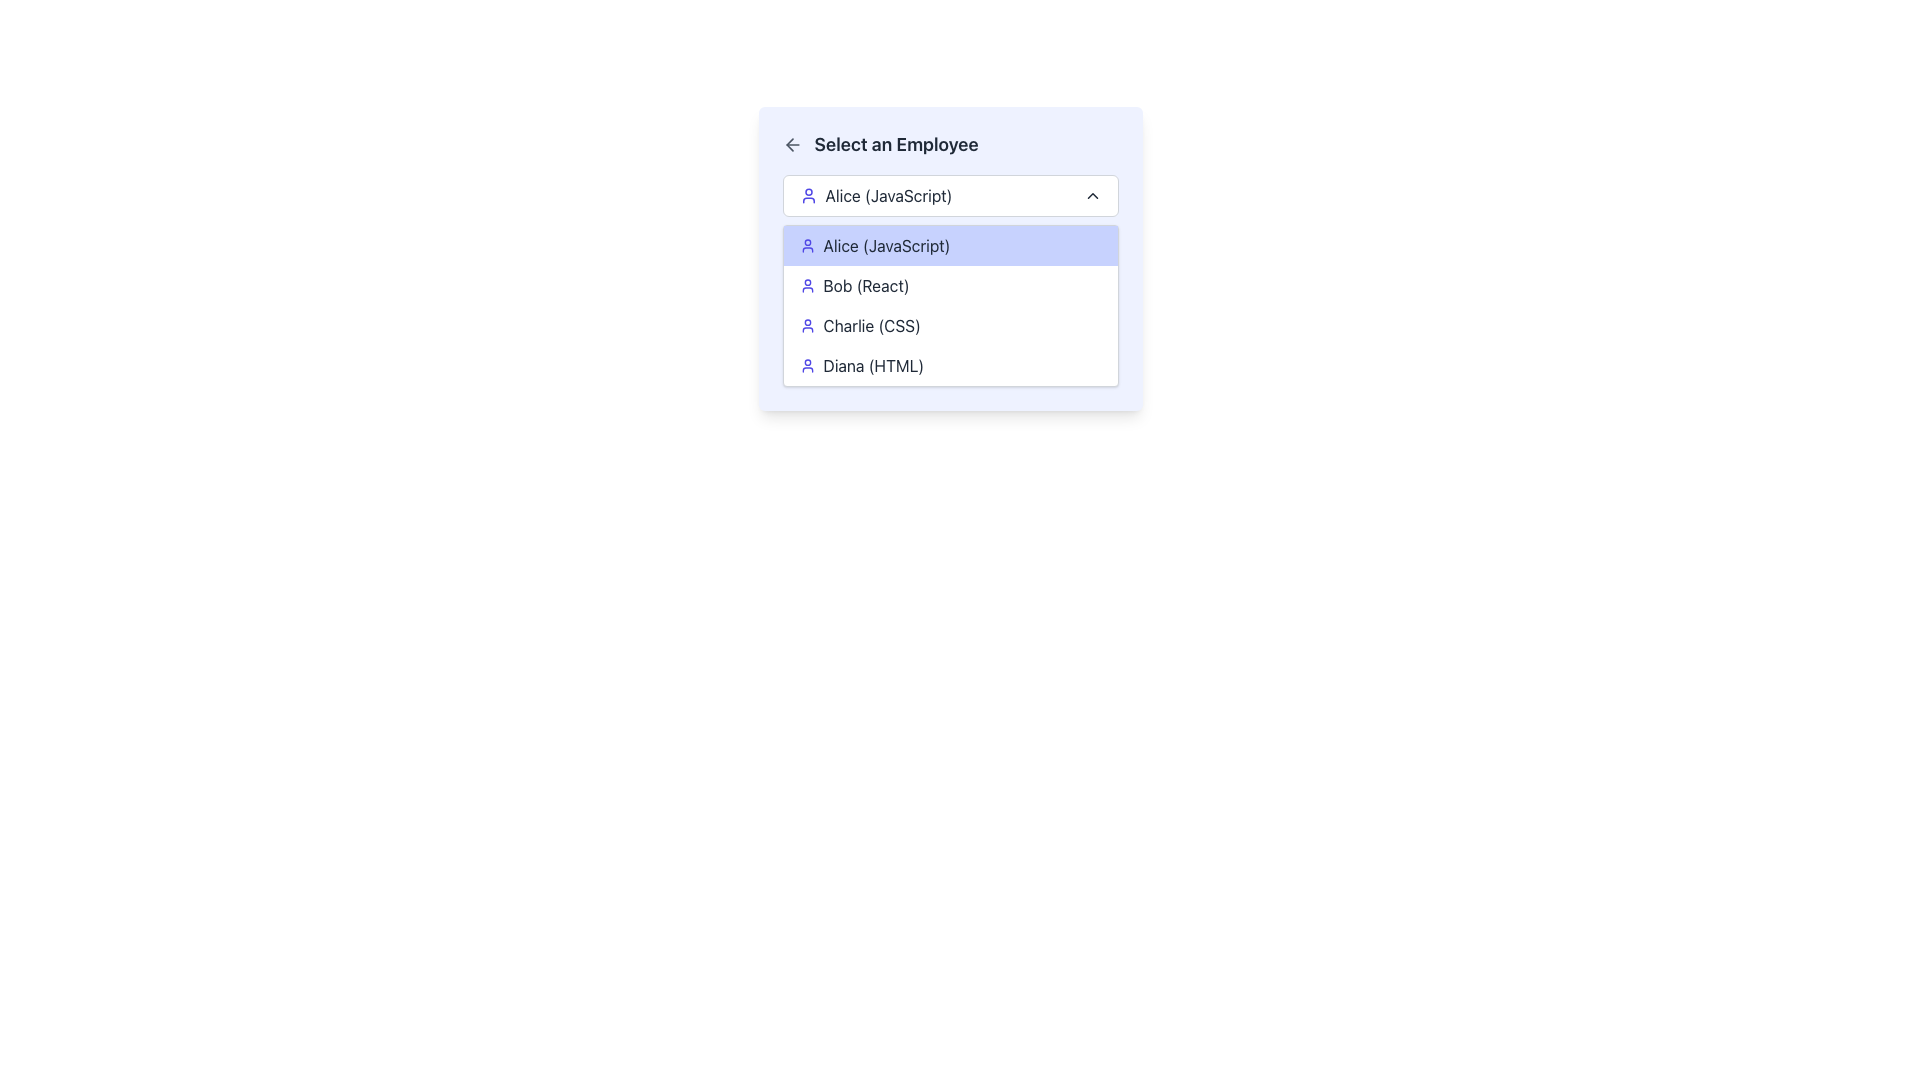 This screenshot has width=1920, height=1080. What do you see at coordinates (949, 245) in the screenshot?
I see `the second item in the dropdown menu representing the choice 'Alice (JavaScript)'` at bounding box center [949, 245].